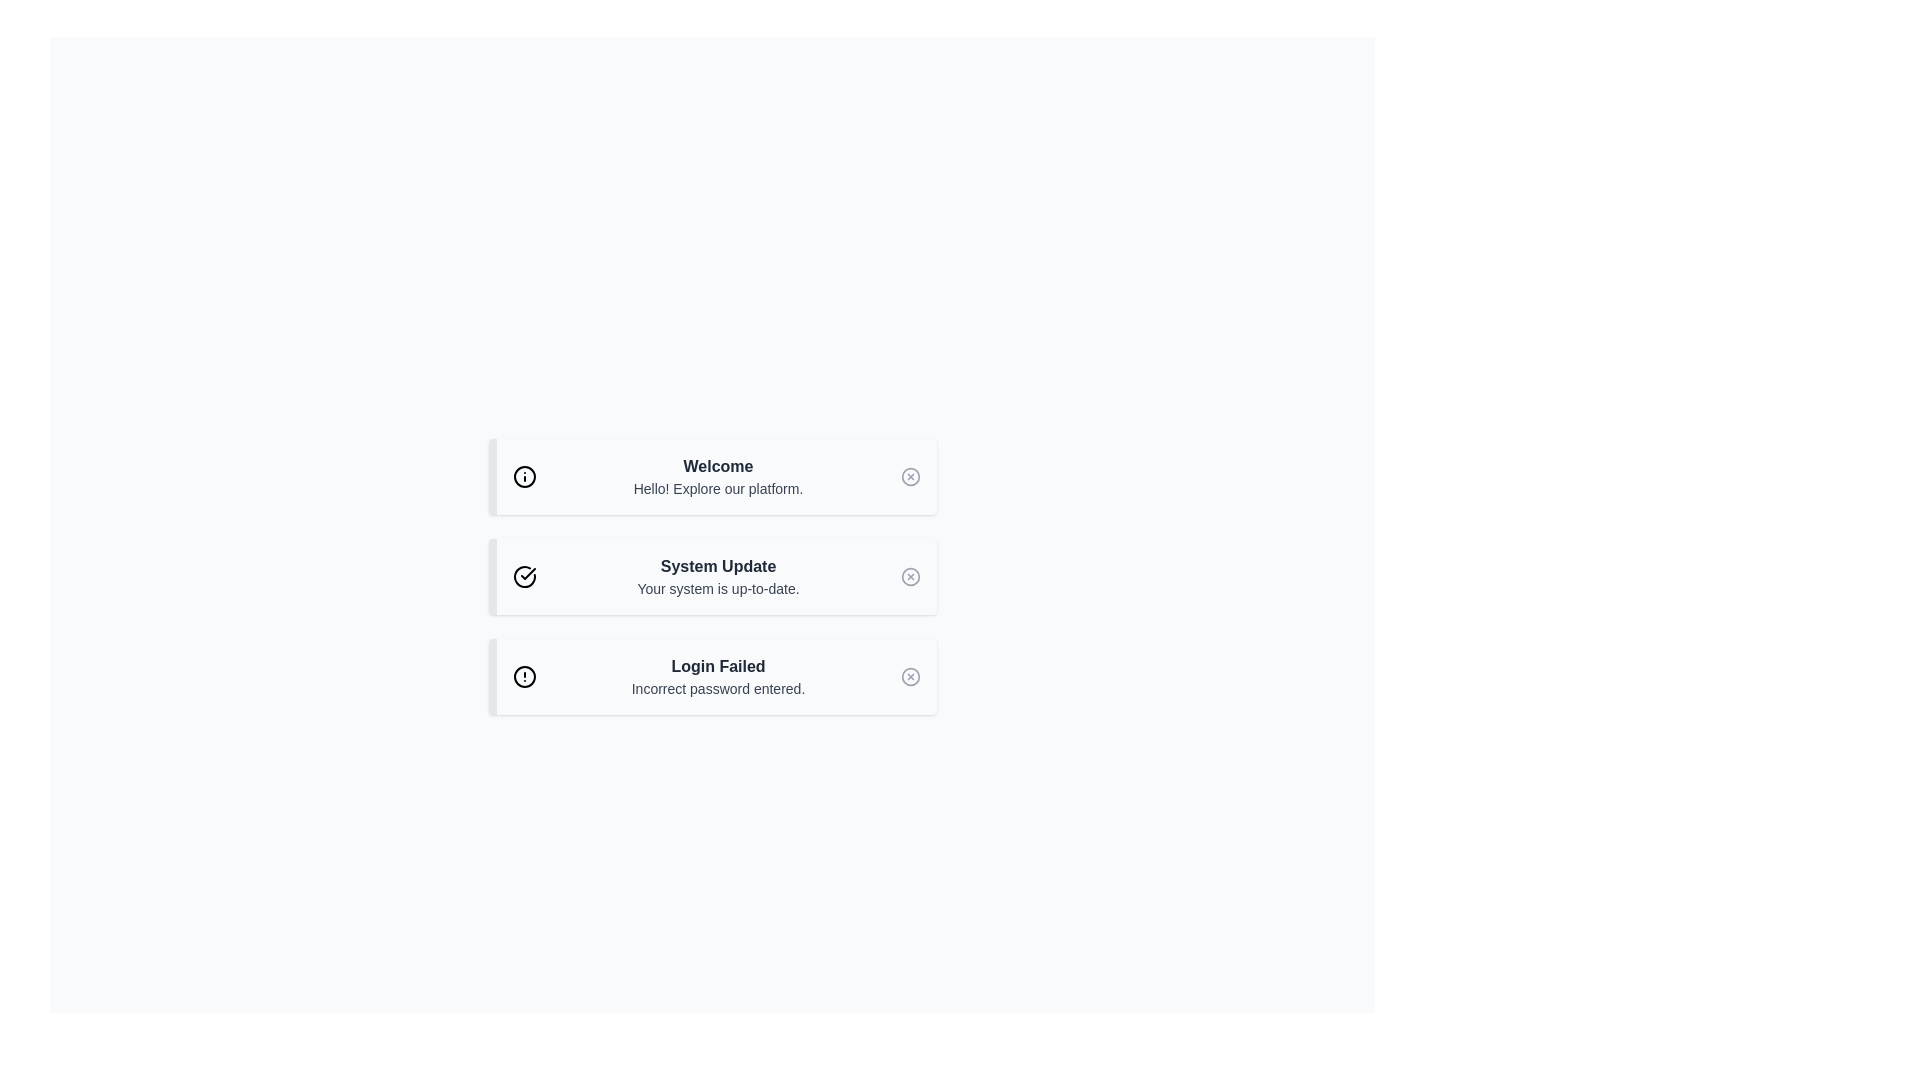 Image resolution: width=1920 pixels, height=1080 pixels. I want to click on the circular graphic with a radius of 10 units, located to the right of the 'Welcome' label, which is part of the 'X' icon for closure or delete action, so click(909, 477).